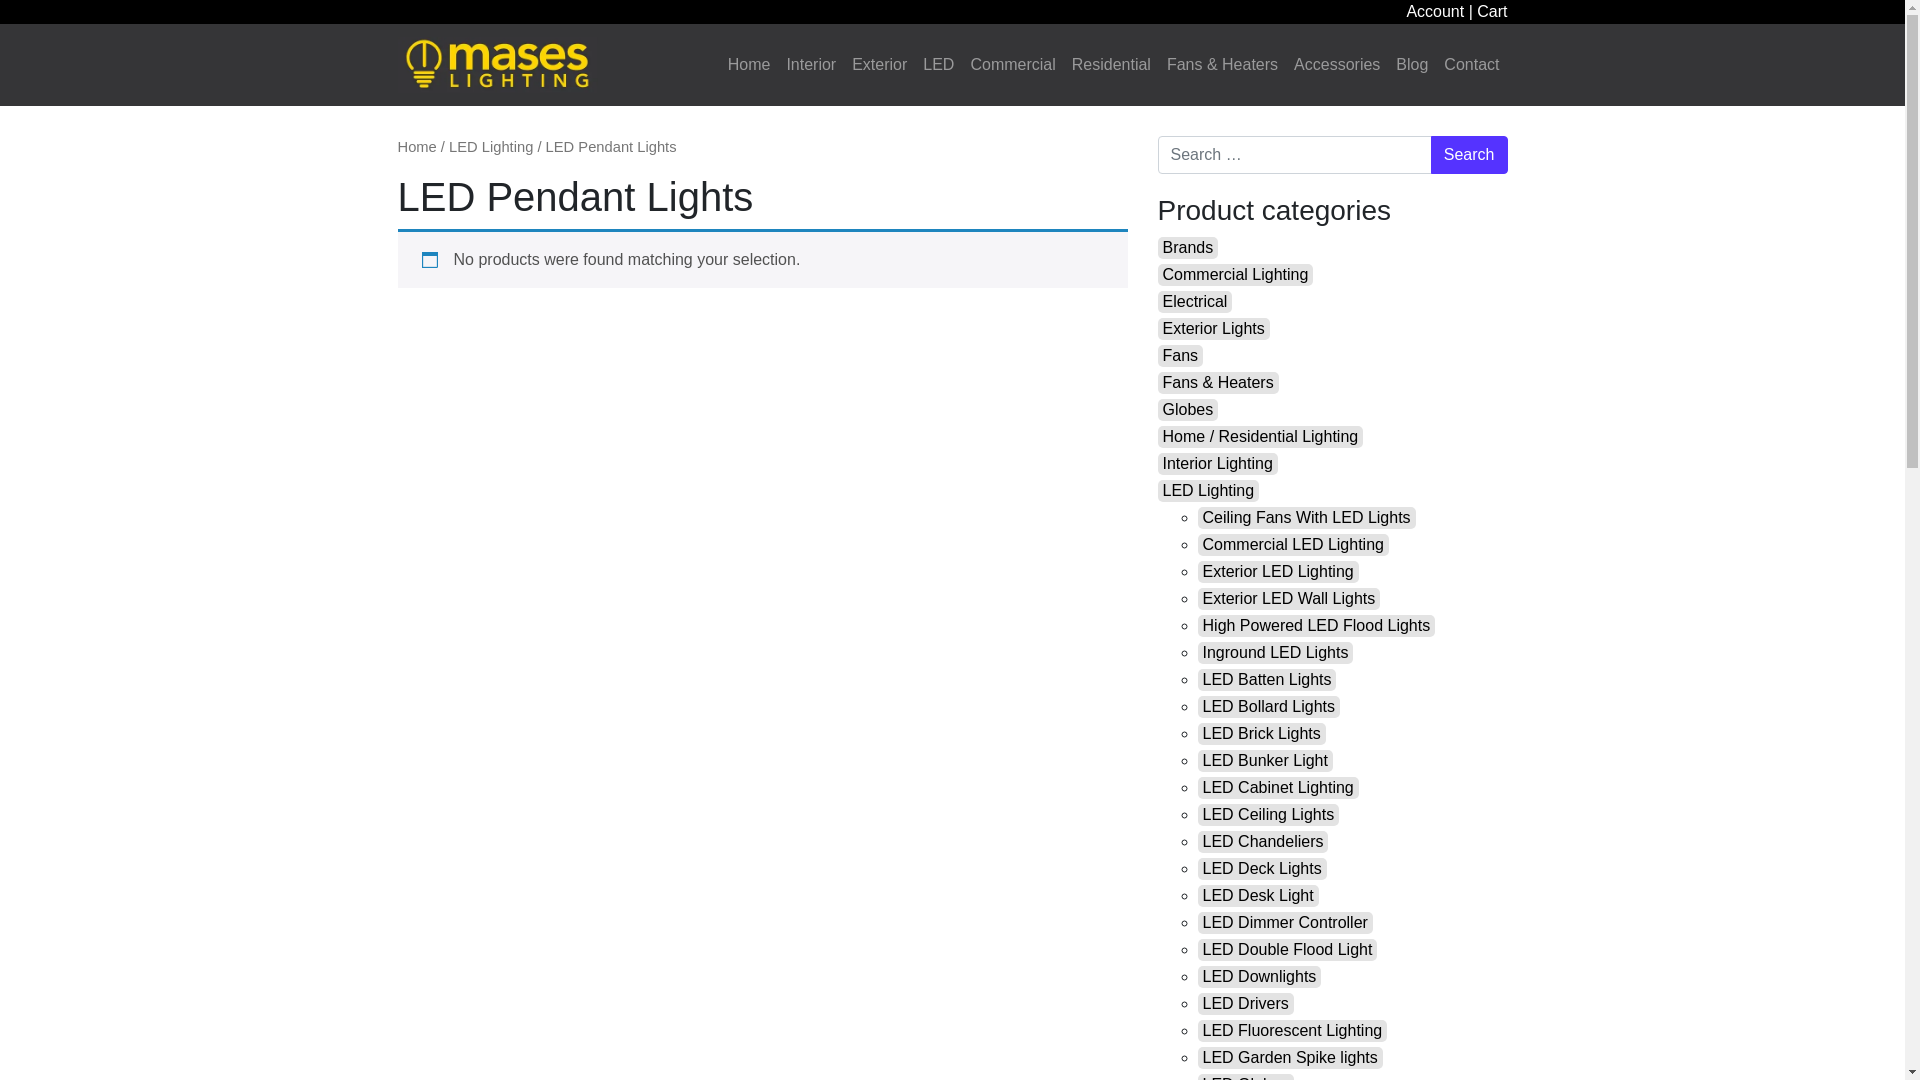  I want to click on 'Inground LED Lights', so click(1275, 652).